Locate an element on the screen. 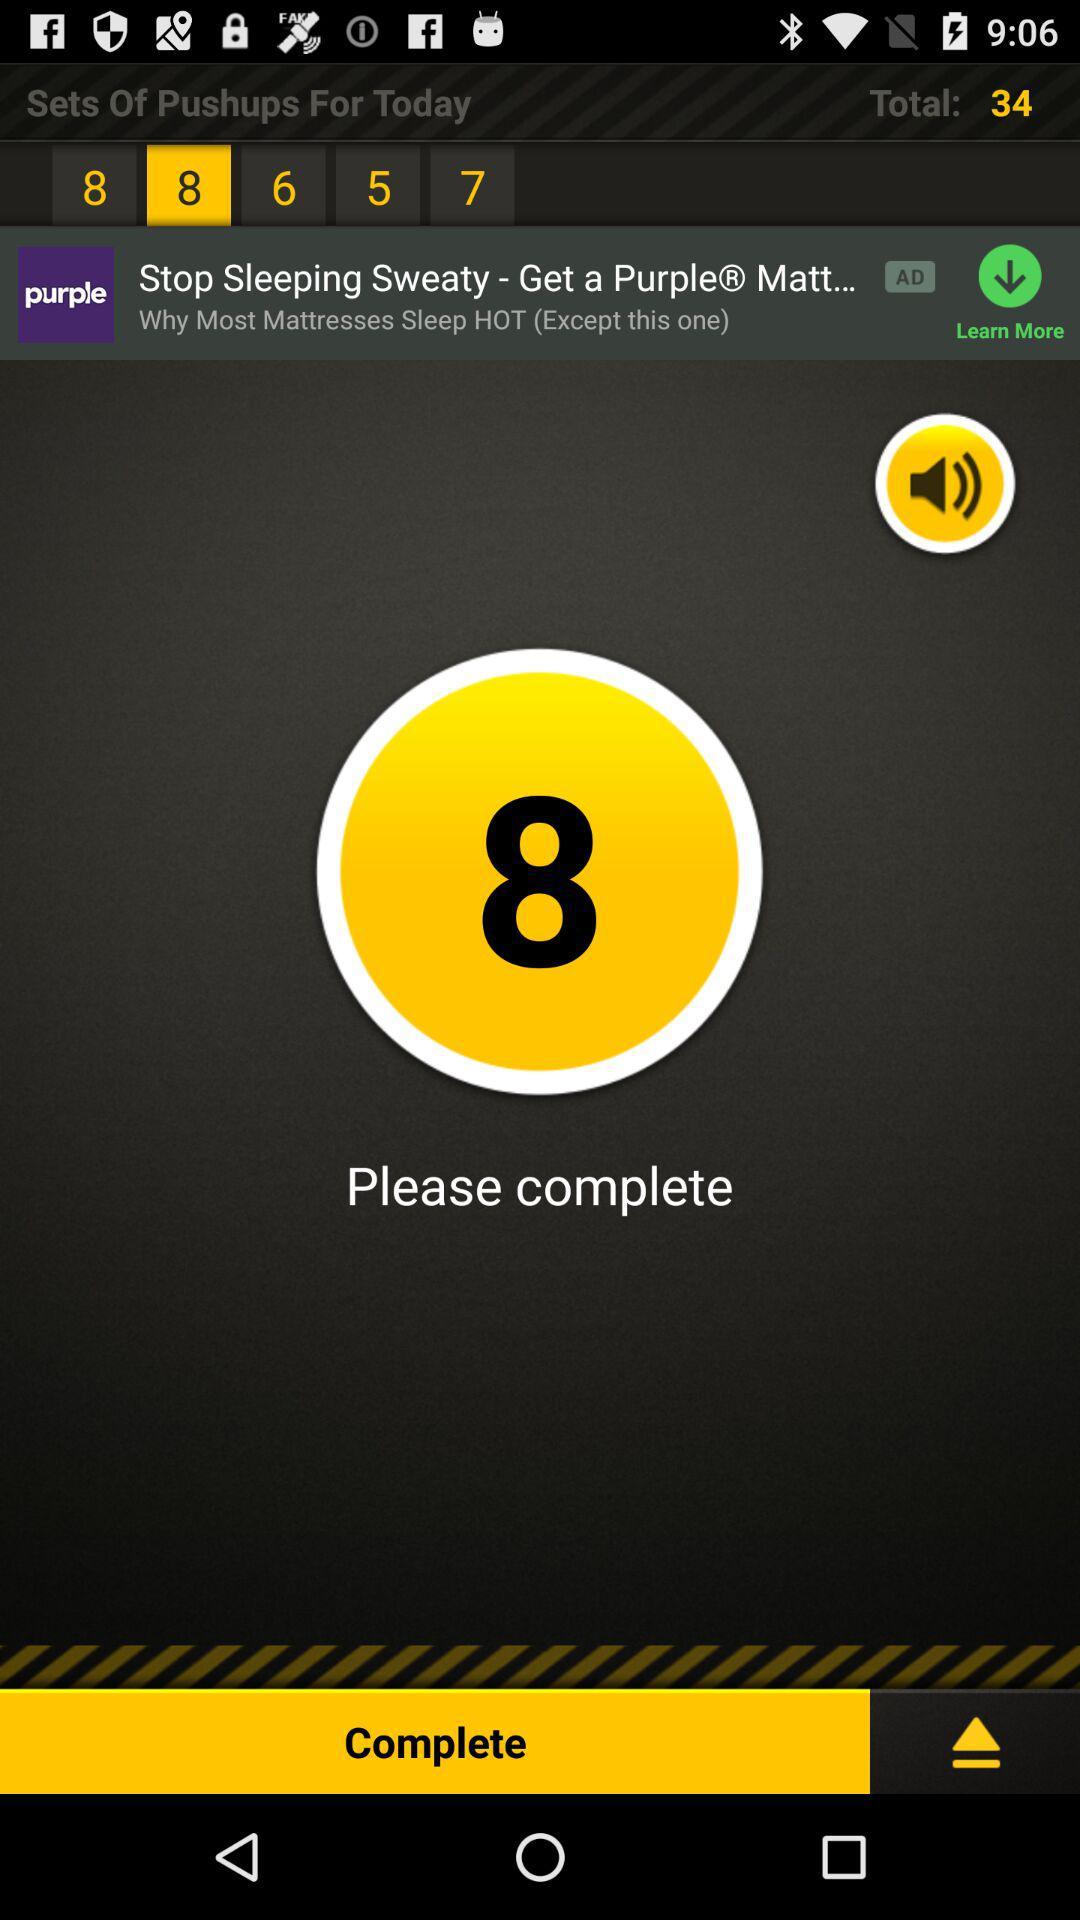  volume options is located at coordinates (945, 486).